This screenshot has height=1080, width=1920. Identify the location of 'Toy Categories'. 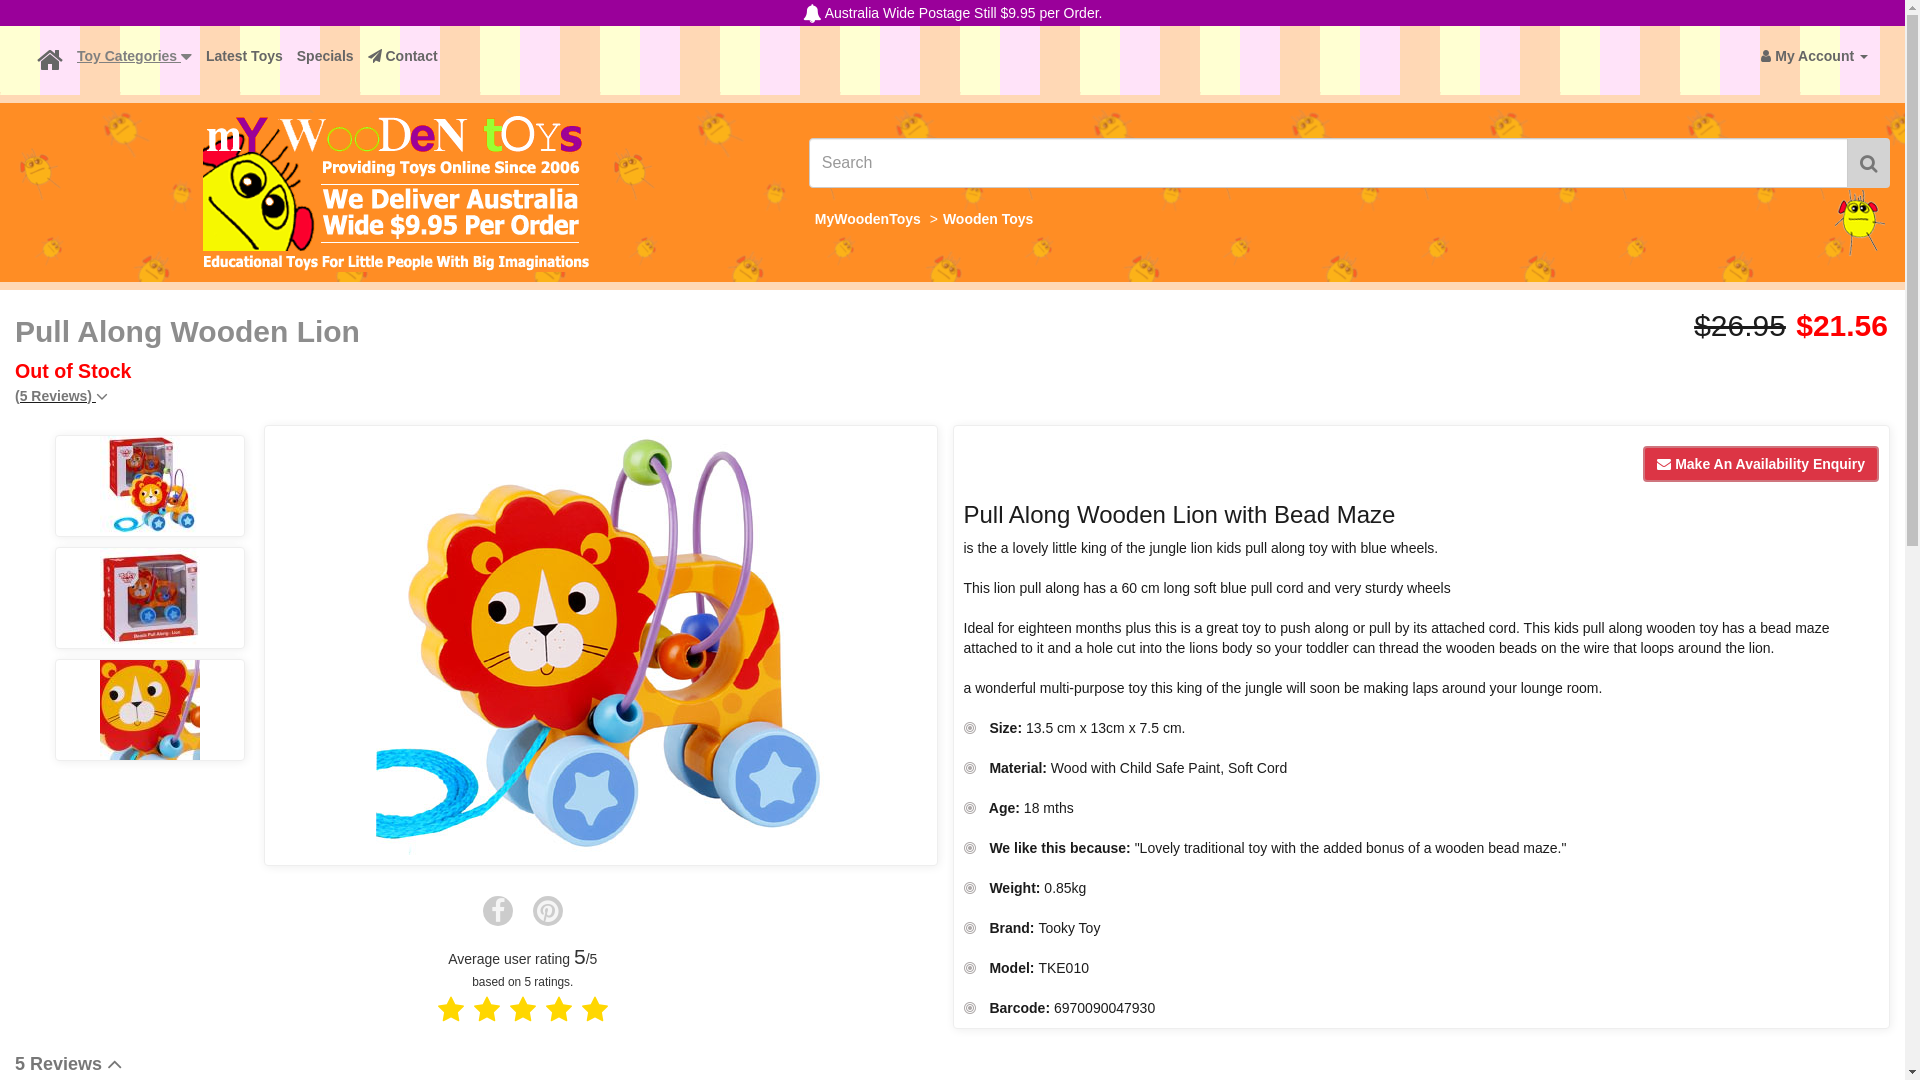
(133, 55).